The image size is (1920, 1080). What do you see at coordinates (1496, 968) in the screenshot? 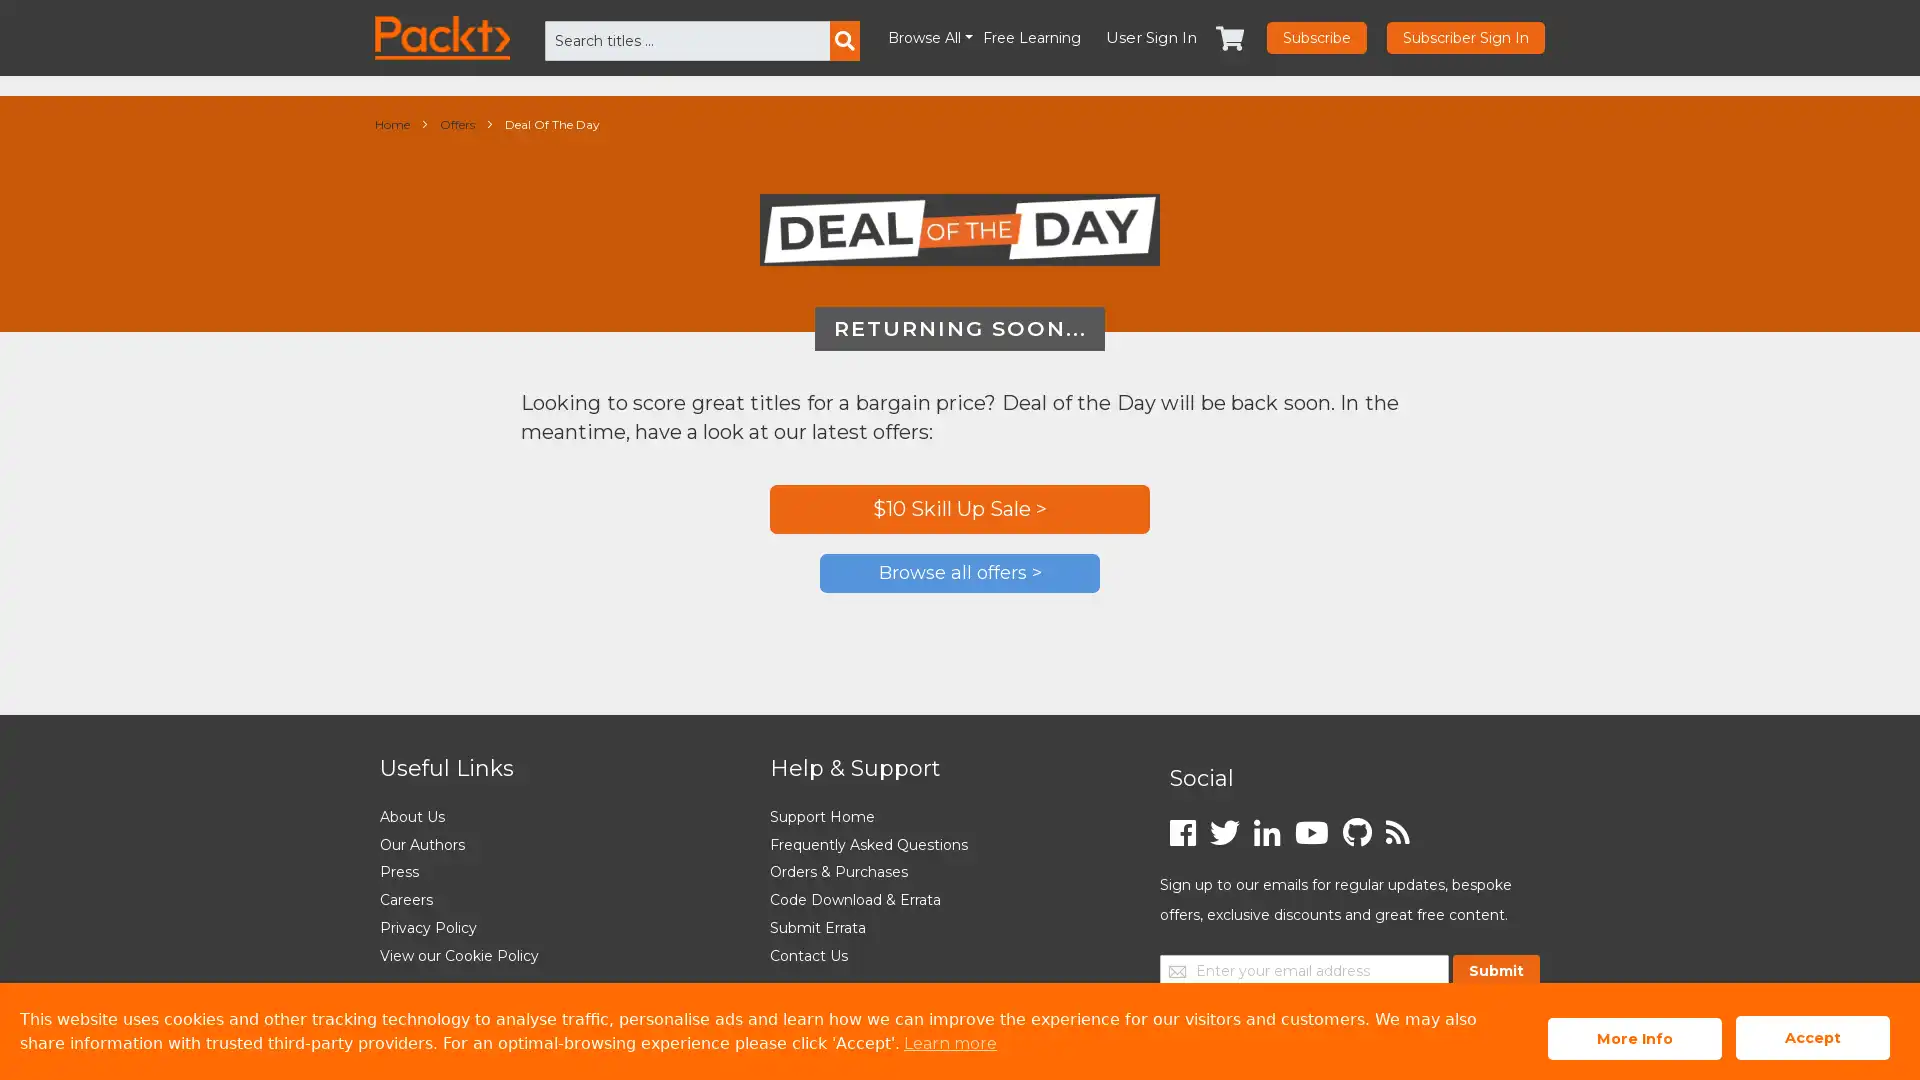
I see `Submit` at bounding box center [1496, 968].